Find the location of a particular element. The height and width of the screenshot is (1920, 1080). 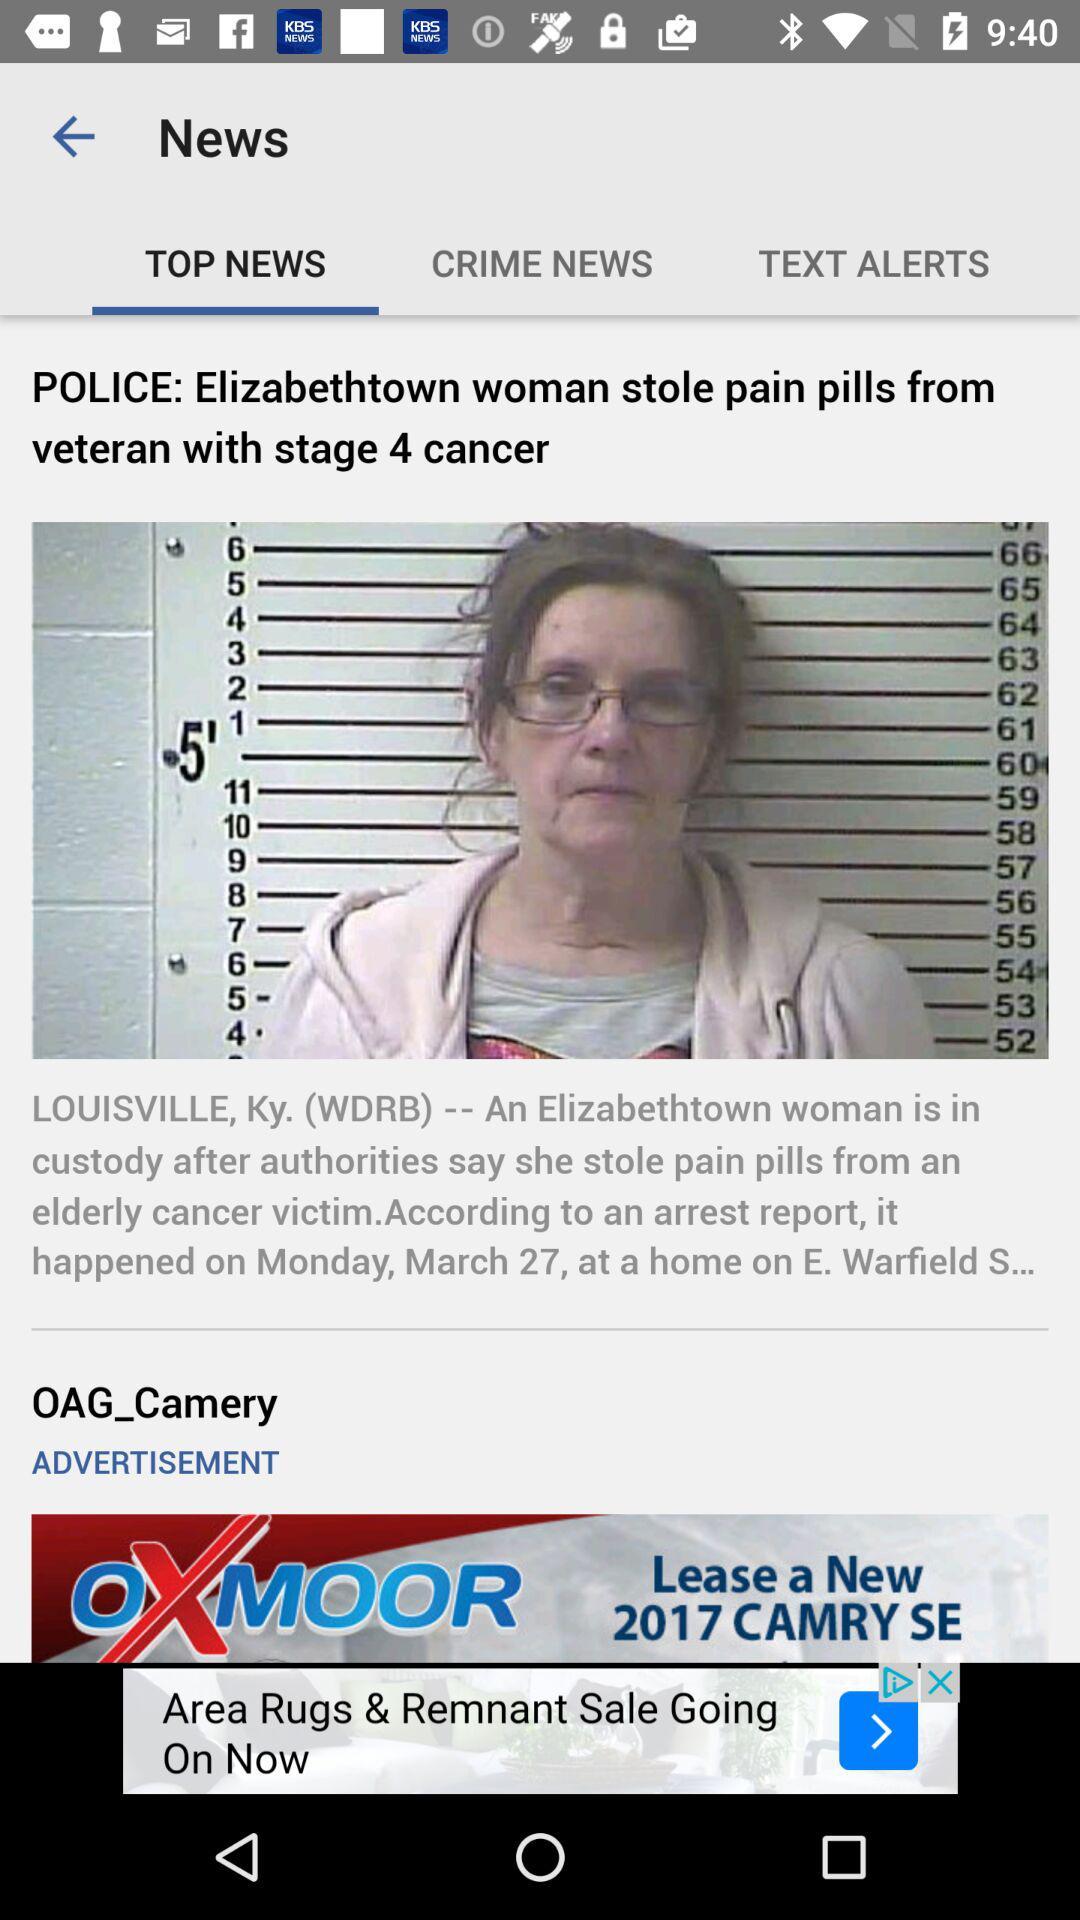

icon above the top news icon is located at coordinates (72, 135).